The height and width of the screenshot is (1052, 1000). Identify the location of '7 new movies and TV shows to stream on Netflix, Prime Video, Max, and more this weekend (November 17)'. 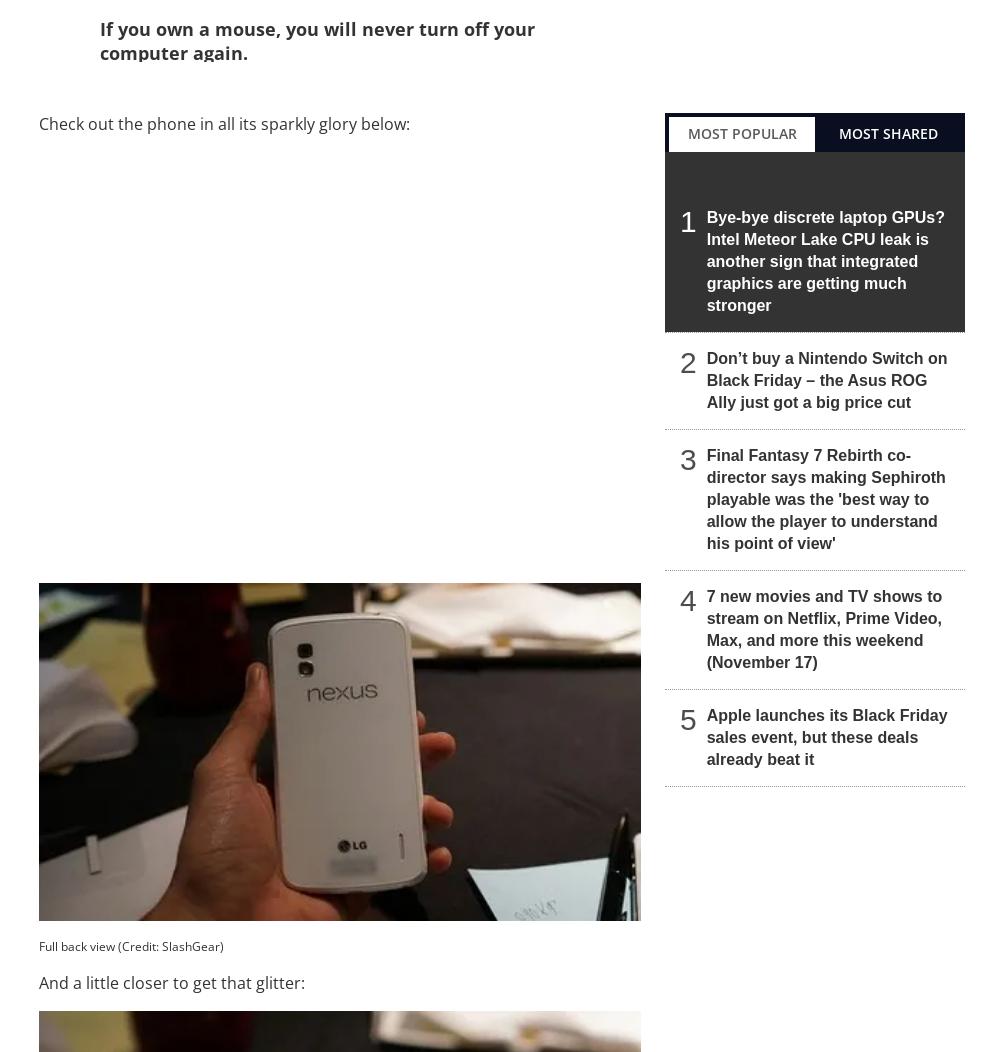
(823, 628).